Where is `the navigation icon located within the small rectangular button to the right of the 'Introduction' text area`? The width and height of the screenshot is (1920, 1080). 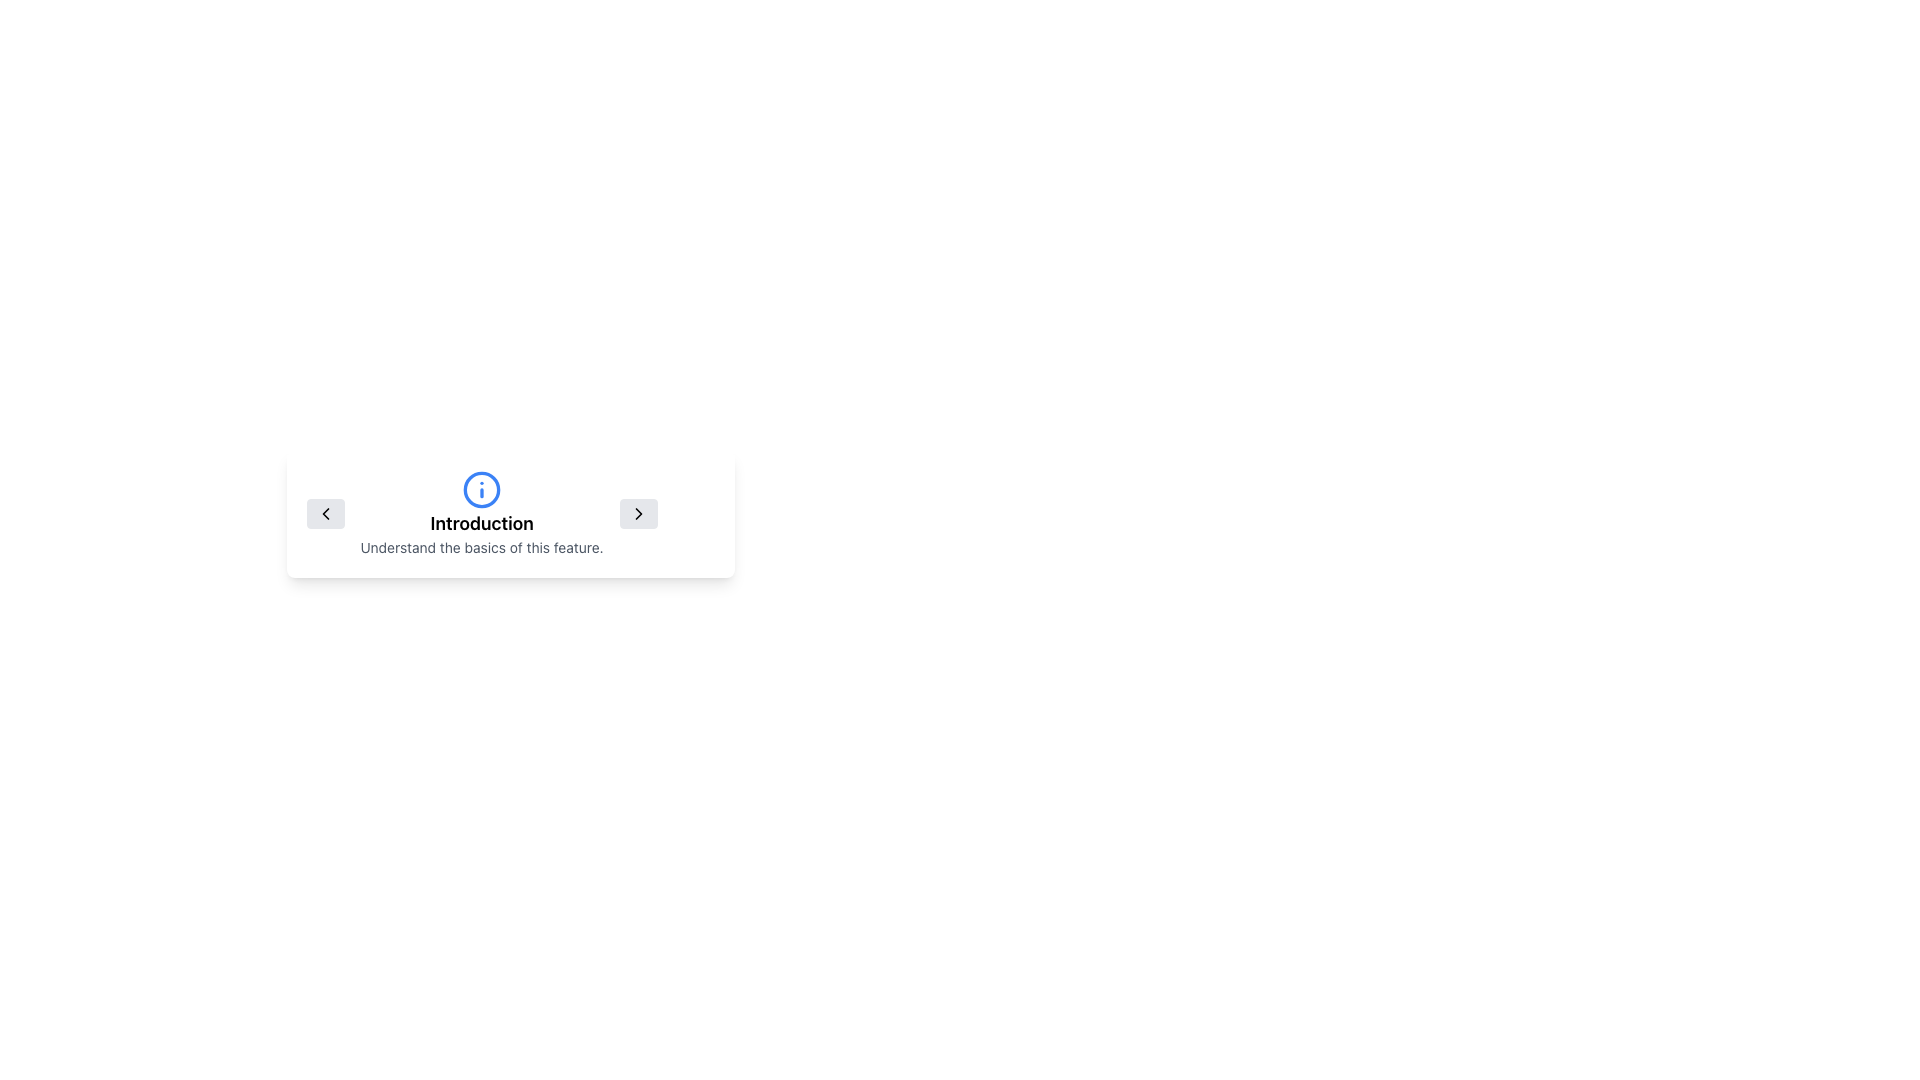 the navigation icon located within the small rectangular button to the right of the 'Introduction' text area is located at coordinates (637, 512).